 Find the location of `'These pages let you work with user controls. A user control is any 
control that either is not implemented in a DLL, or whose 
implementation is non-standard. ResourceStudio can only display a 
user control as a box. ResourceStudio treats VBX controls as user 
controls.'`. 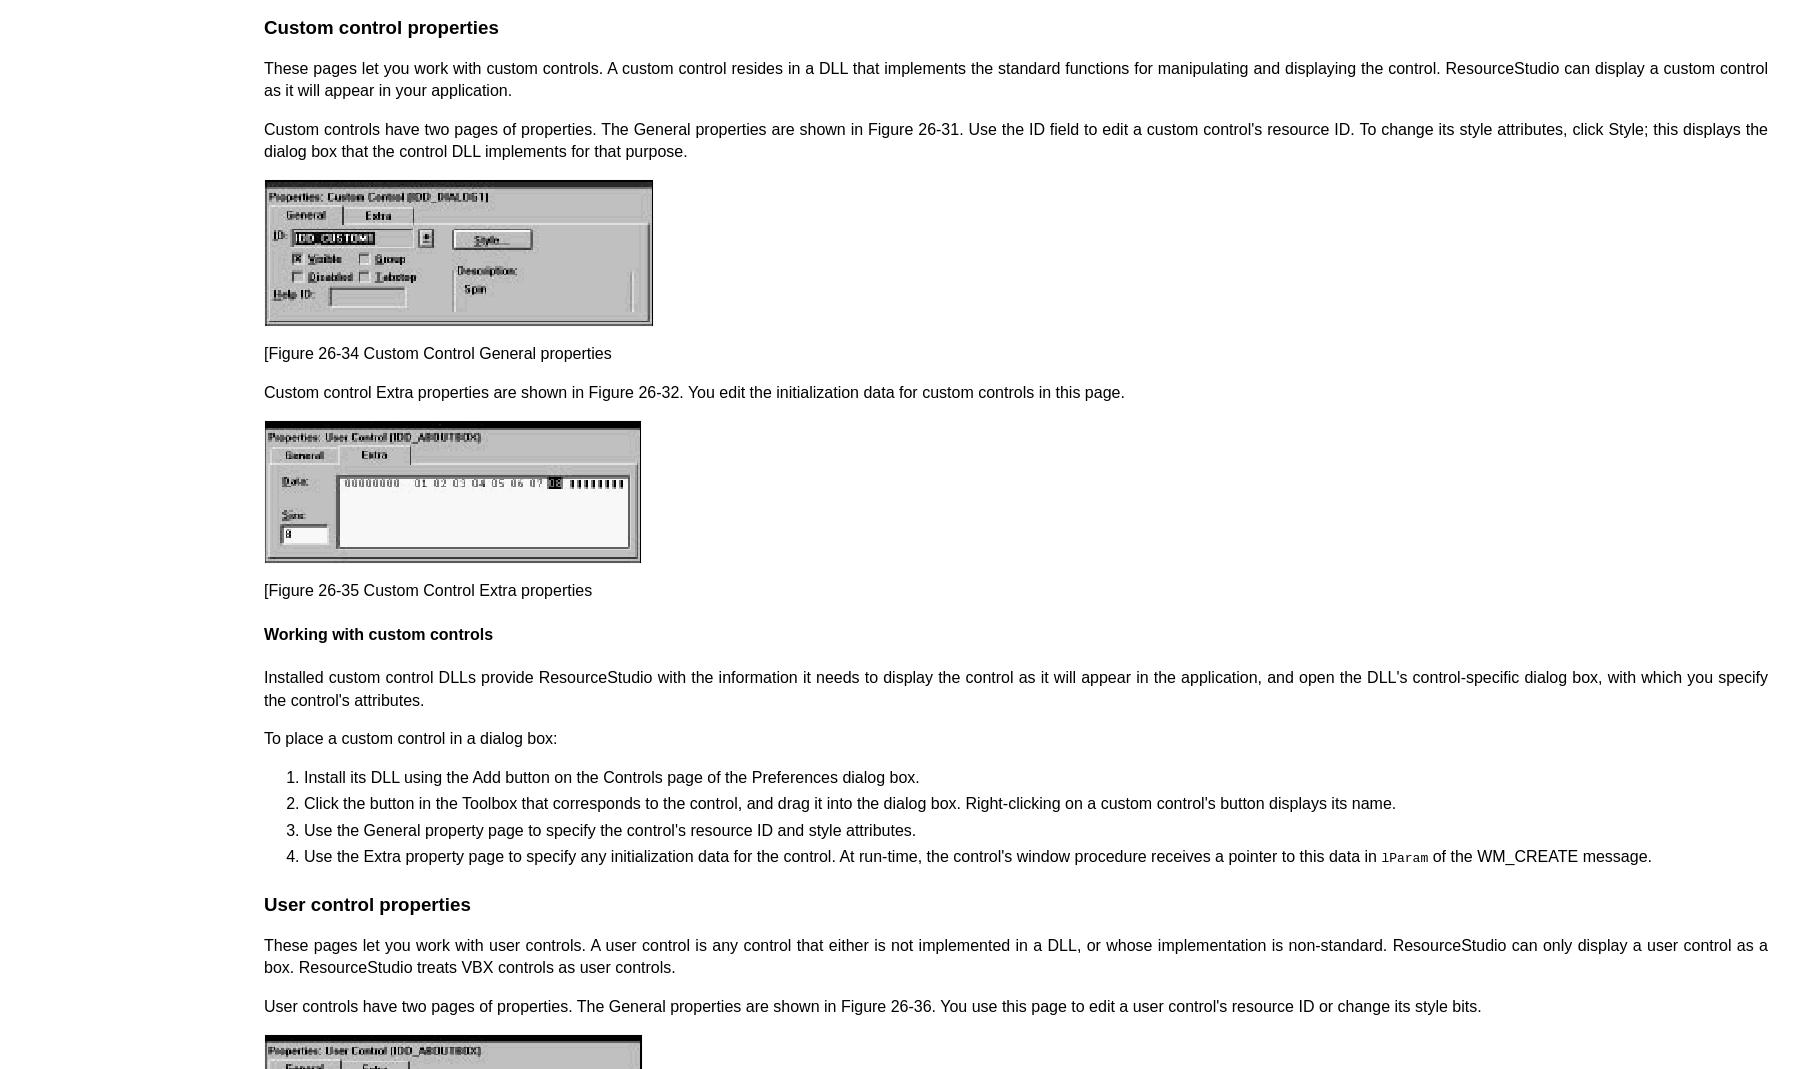

'These pages let you work with user controls. A user control is any 
control that either is not implemented in a DLL, or whose 
implementation is non-standard. ResourceStudio can only display a 
user control as a box. ResourceStudio treats VBX controls as user 
controls.' is located at coordinates (1015, 955).